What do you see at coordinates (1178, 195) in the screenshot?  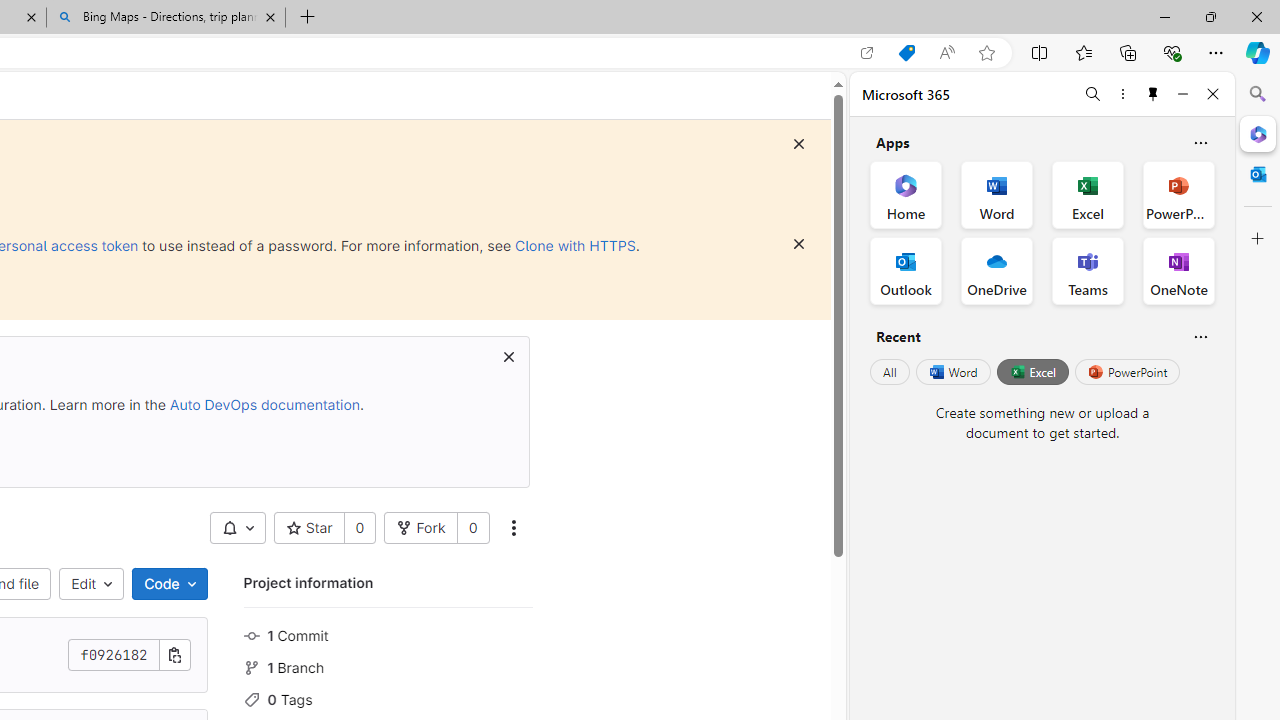 I see `'PowerPoint Office App'` at bounding box center [1178, 195].